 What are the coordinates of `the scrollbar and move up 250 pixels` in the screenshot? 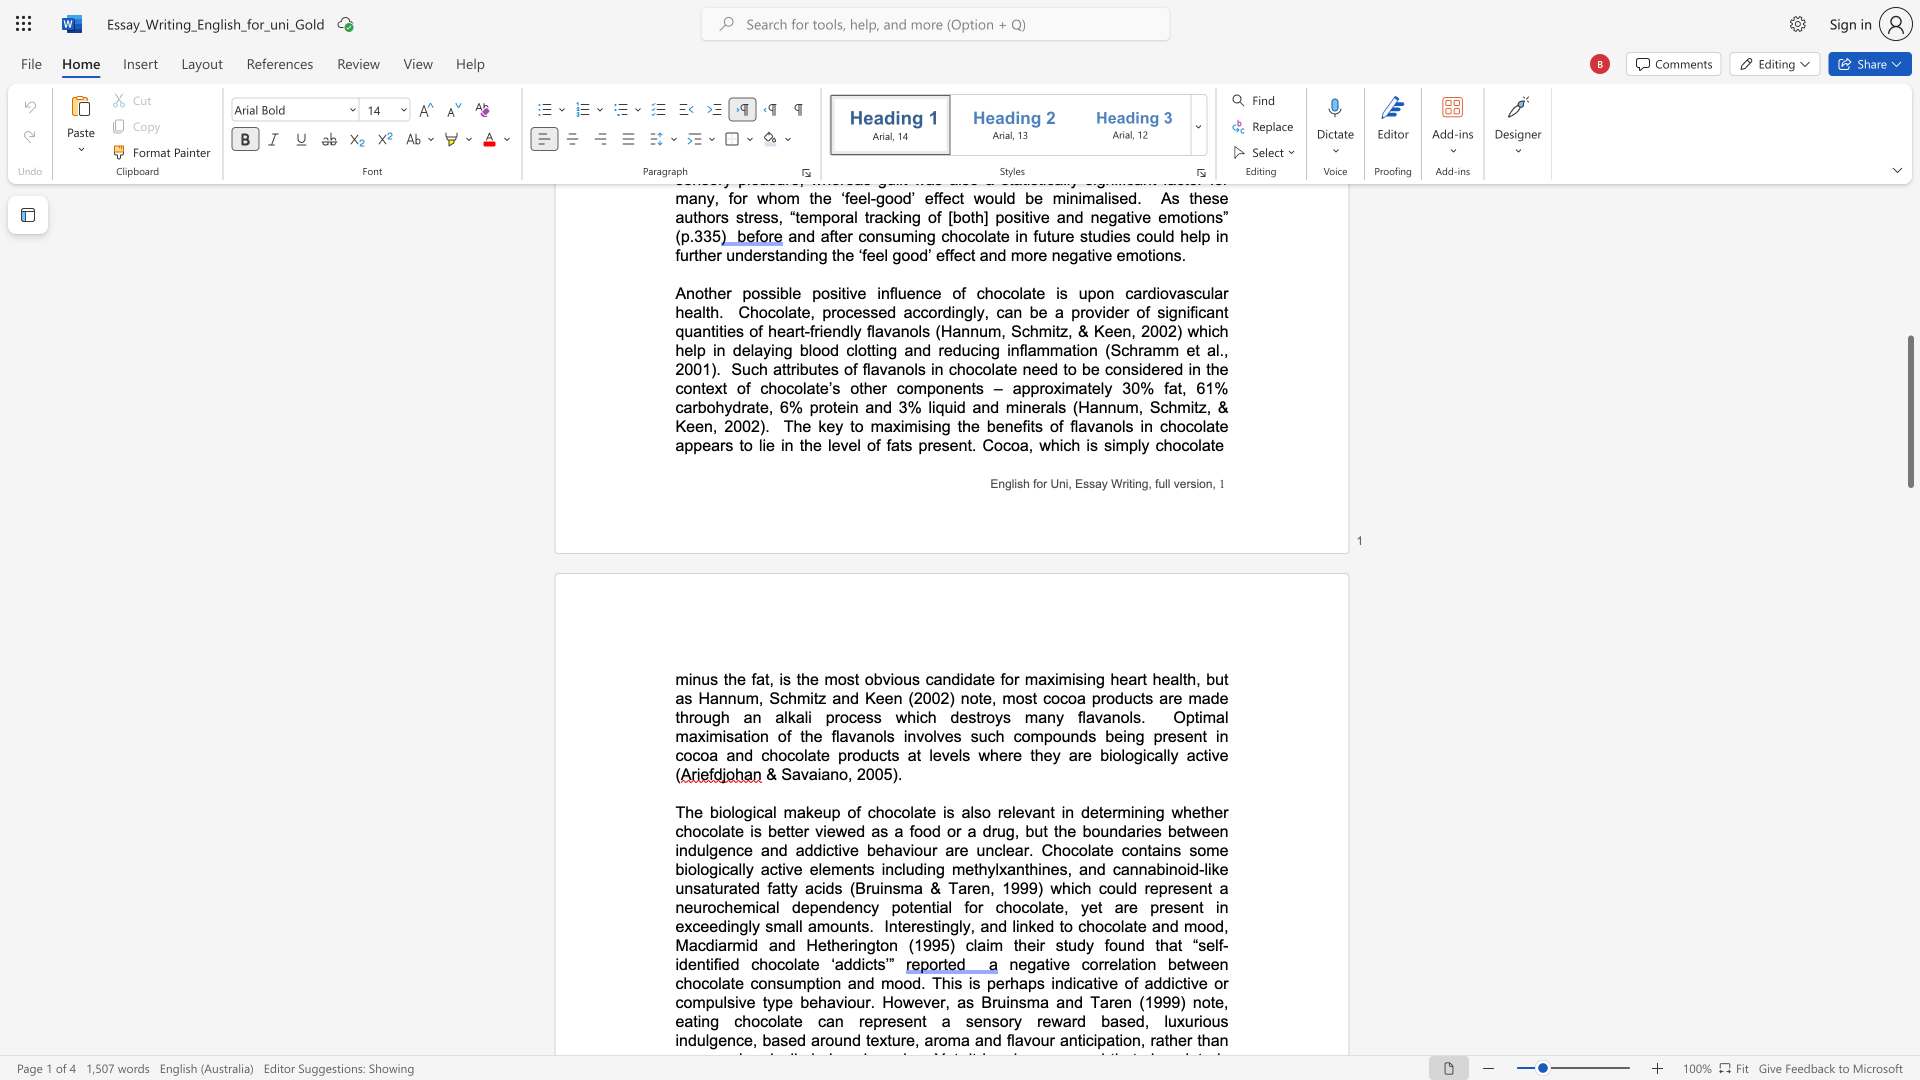 It's located at (1909, 411).